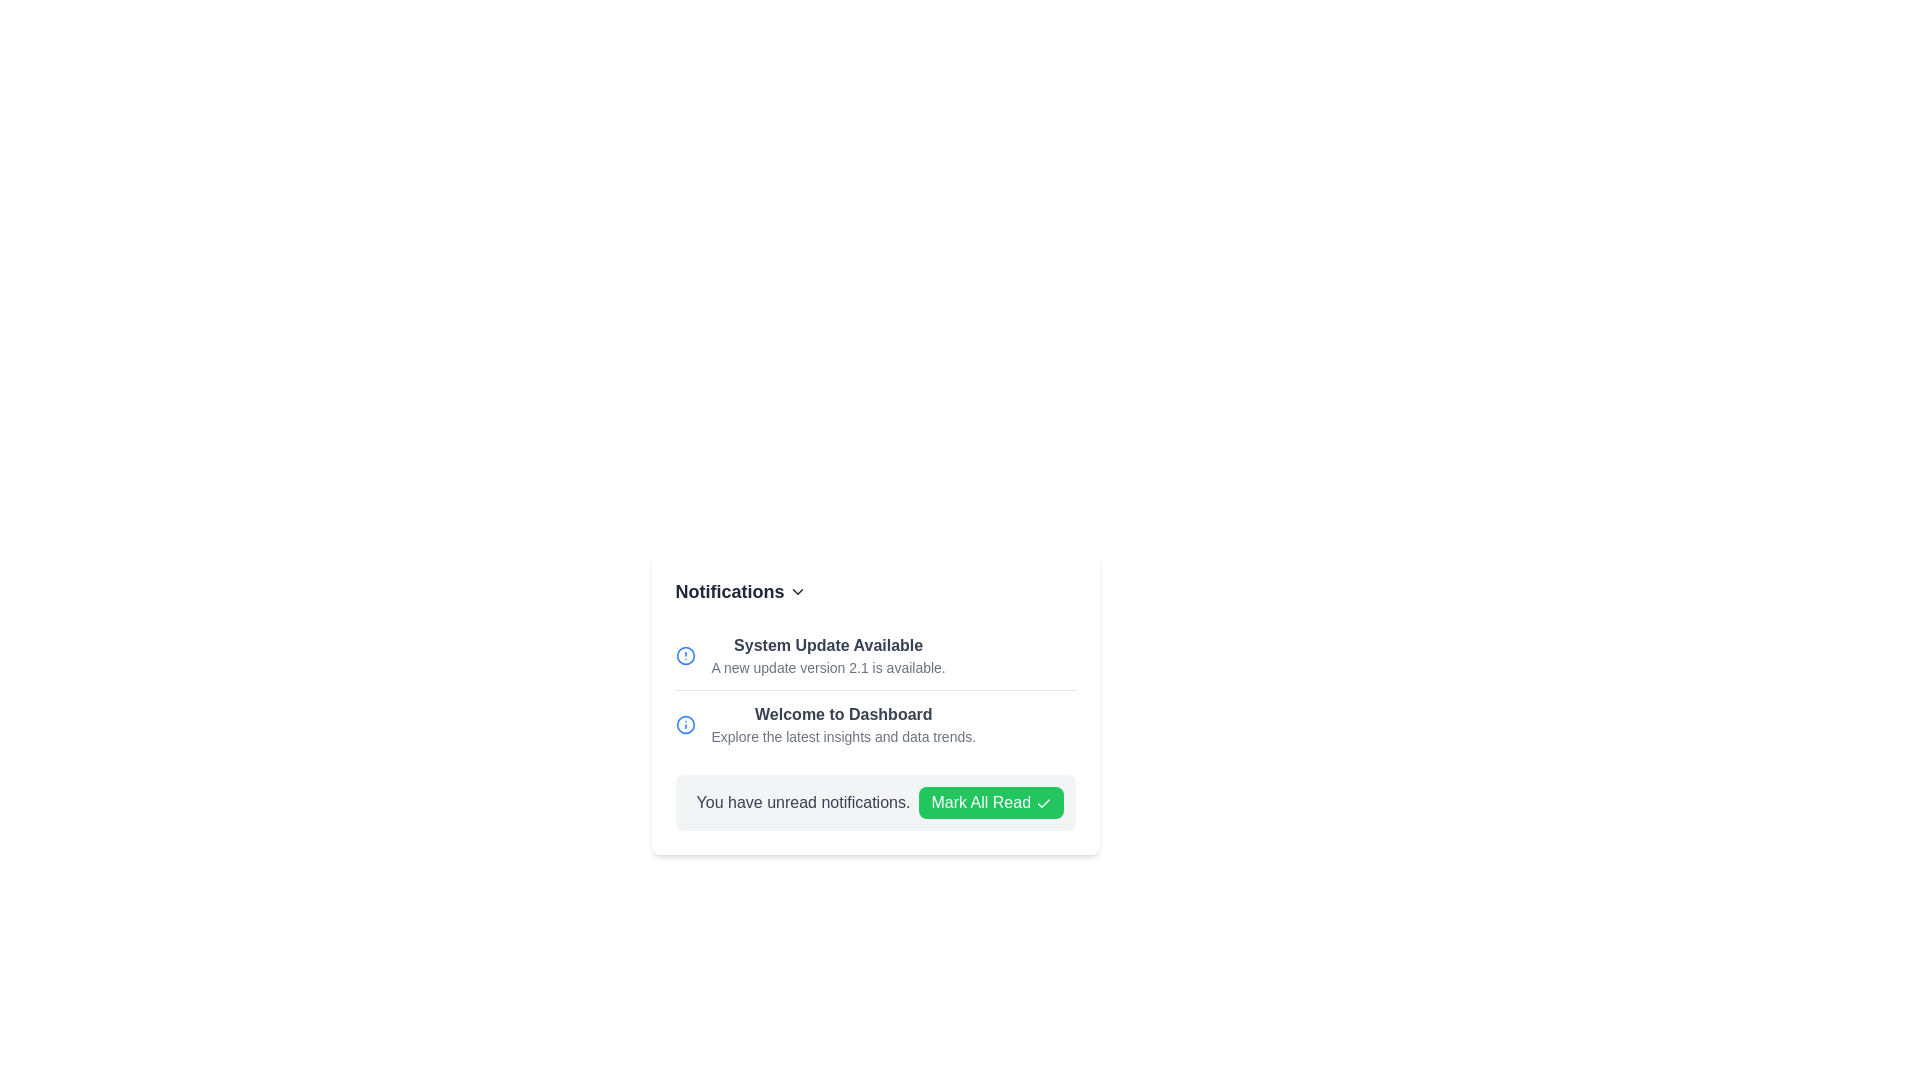  Describe the element at coordinates (1042, 802) in the screenshot. I see `the checkmark icon within the 'Mark All Read' button` at that location.